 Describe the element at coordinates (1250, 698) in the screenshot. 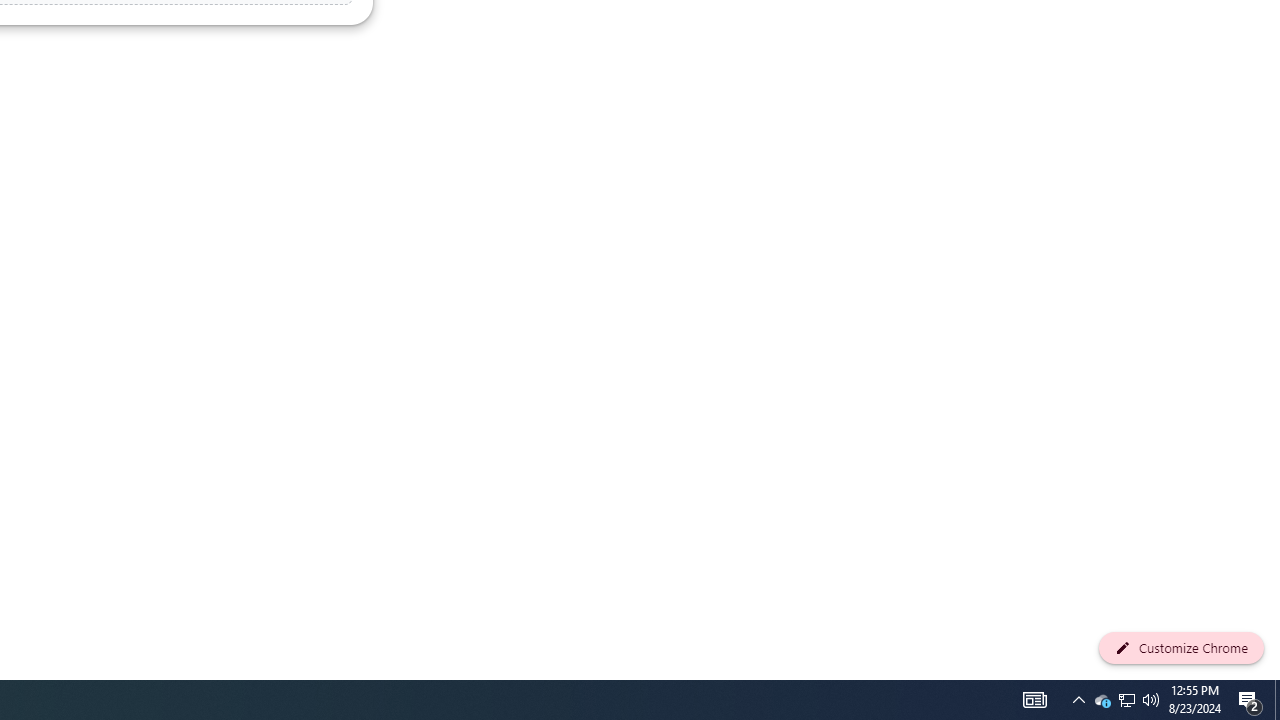

I see `'Action Center, 2 new notifications'` at that location.